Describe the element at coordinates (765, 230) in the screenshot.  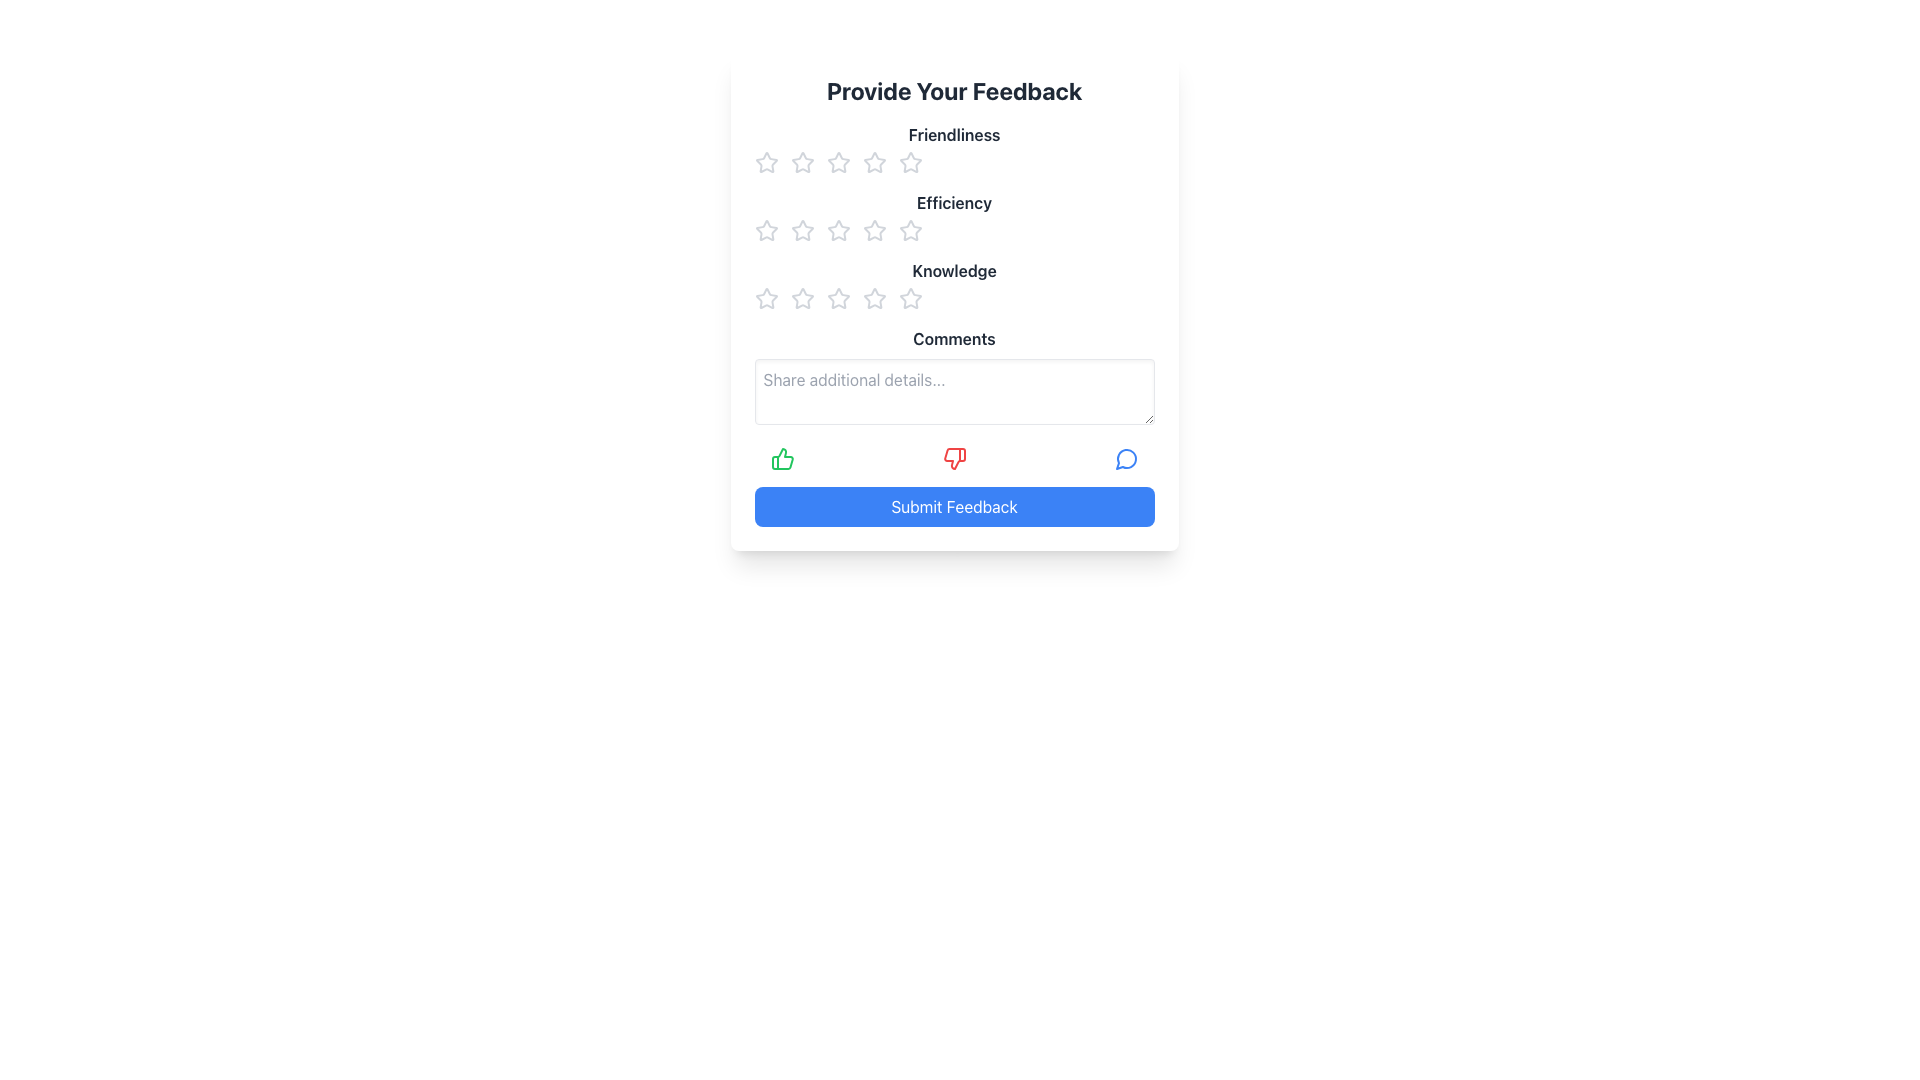
I see `the first star icon in the horizontal group of five stars used for rating under the 'Efficiency' category` at that location.